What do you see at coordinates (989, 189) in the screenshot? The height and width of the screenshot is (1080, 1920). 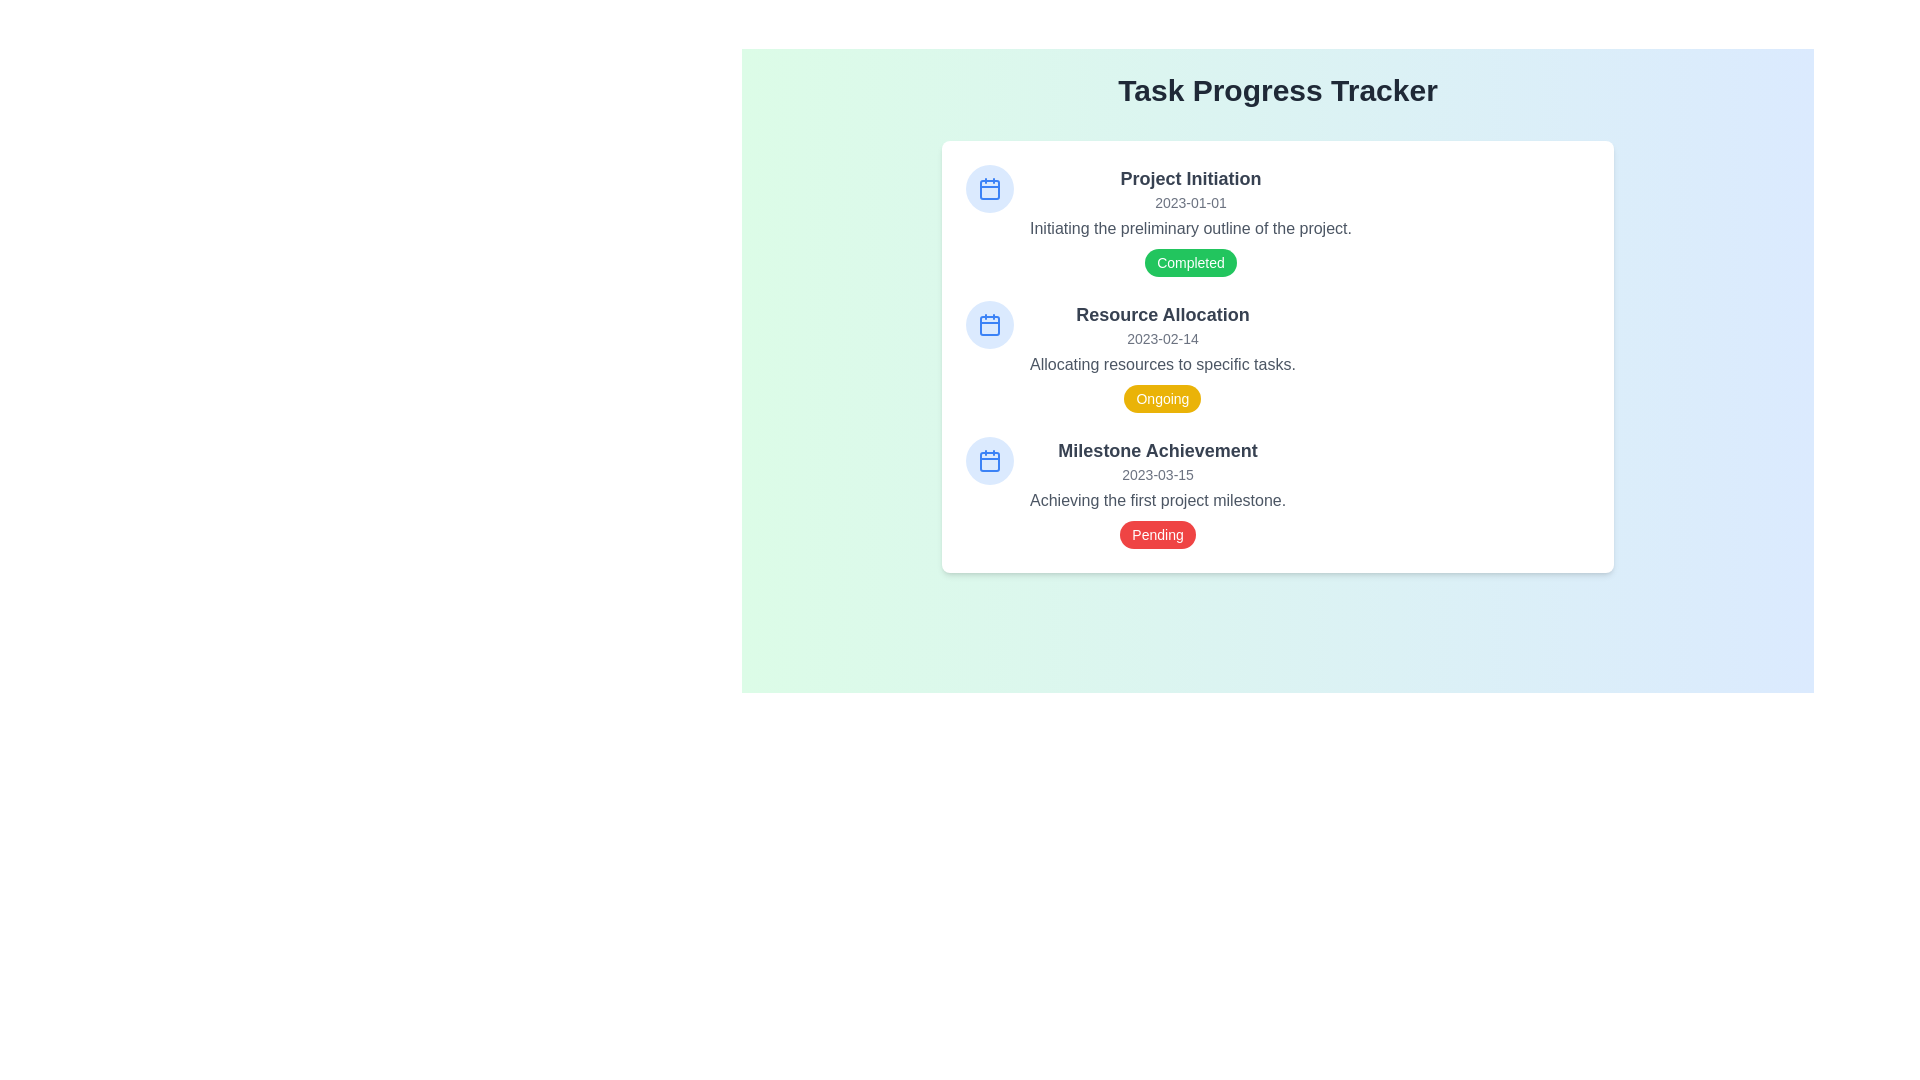 I see `the circular icon with a pale blue background and calendar symbol, located to the left of the task entry titled 'Project Initiation'` at bounding box center [989, 189].